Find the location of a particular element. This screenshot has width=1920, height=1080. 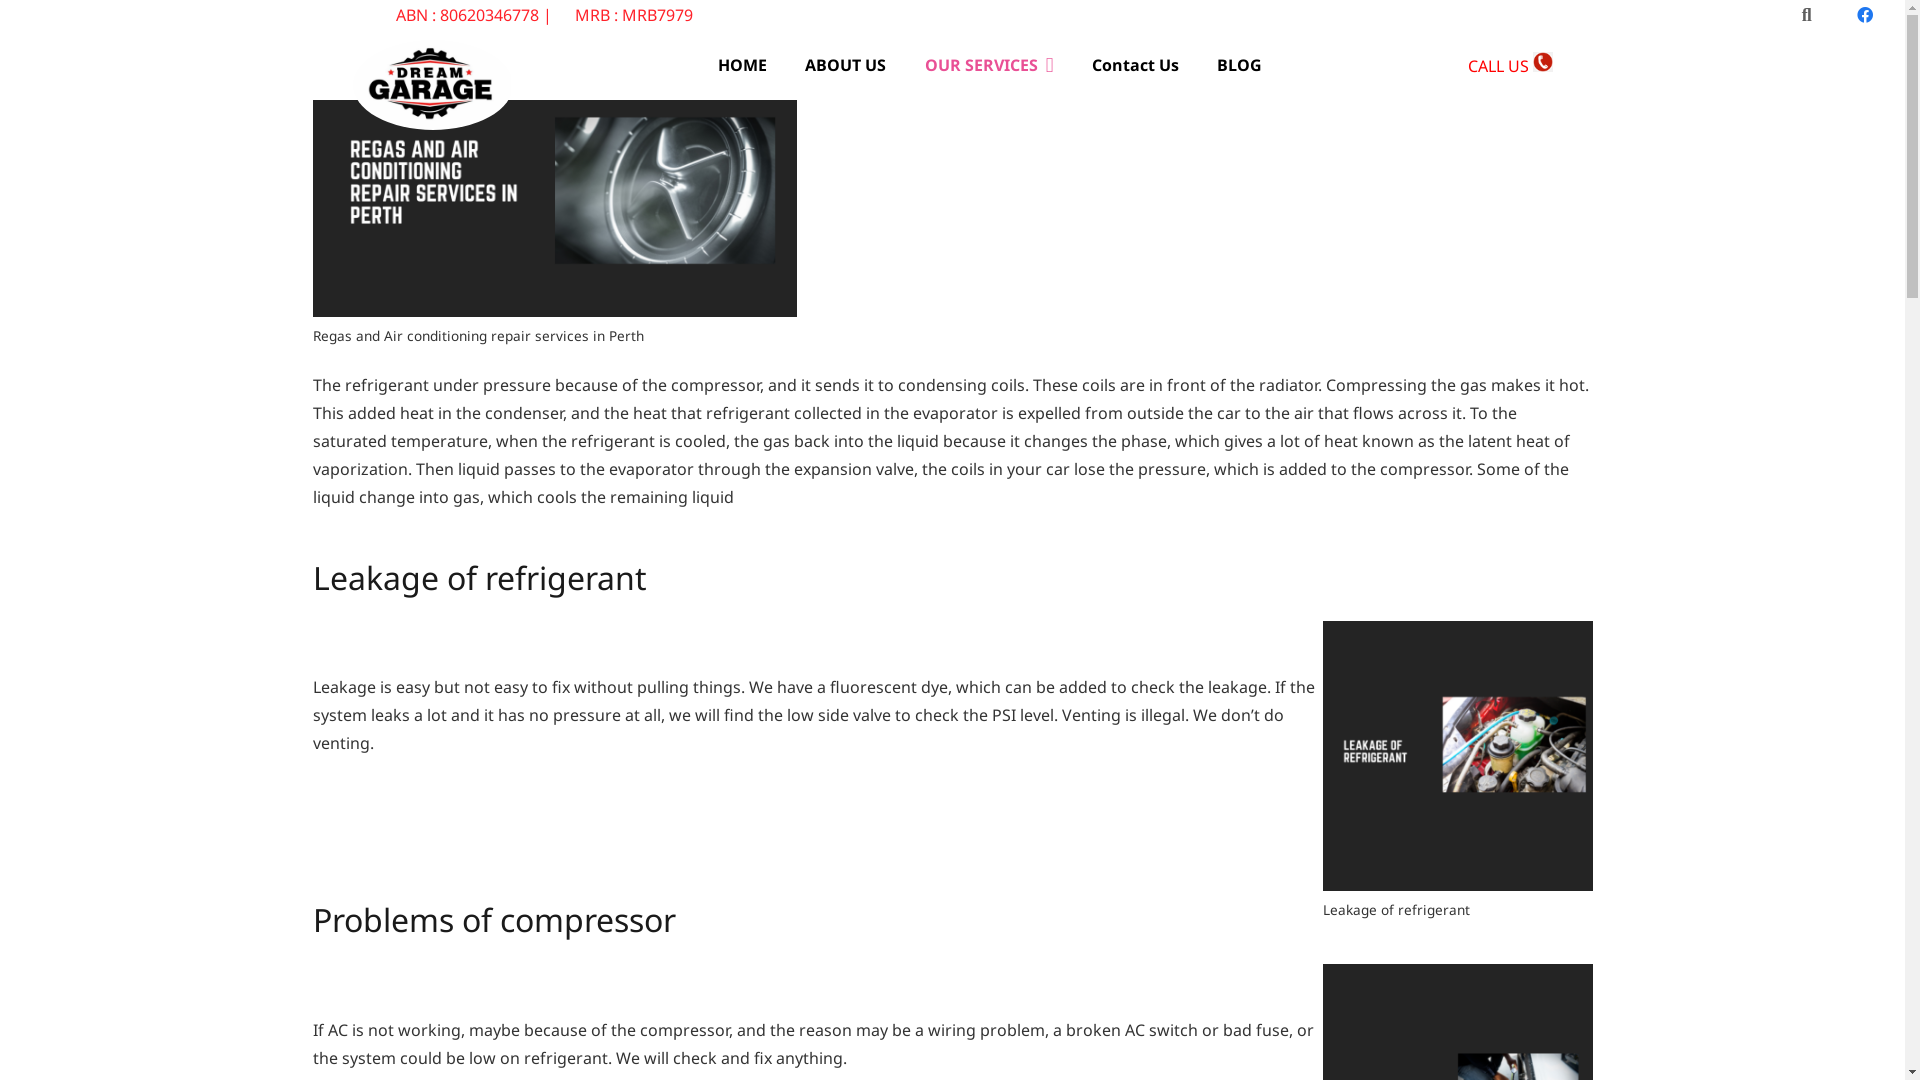

'HOME' is located at coordinates (741, 64).